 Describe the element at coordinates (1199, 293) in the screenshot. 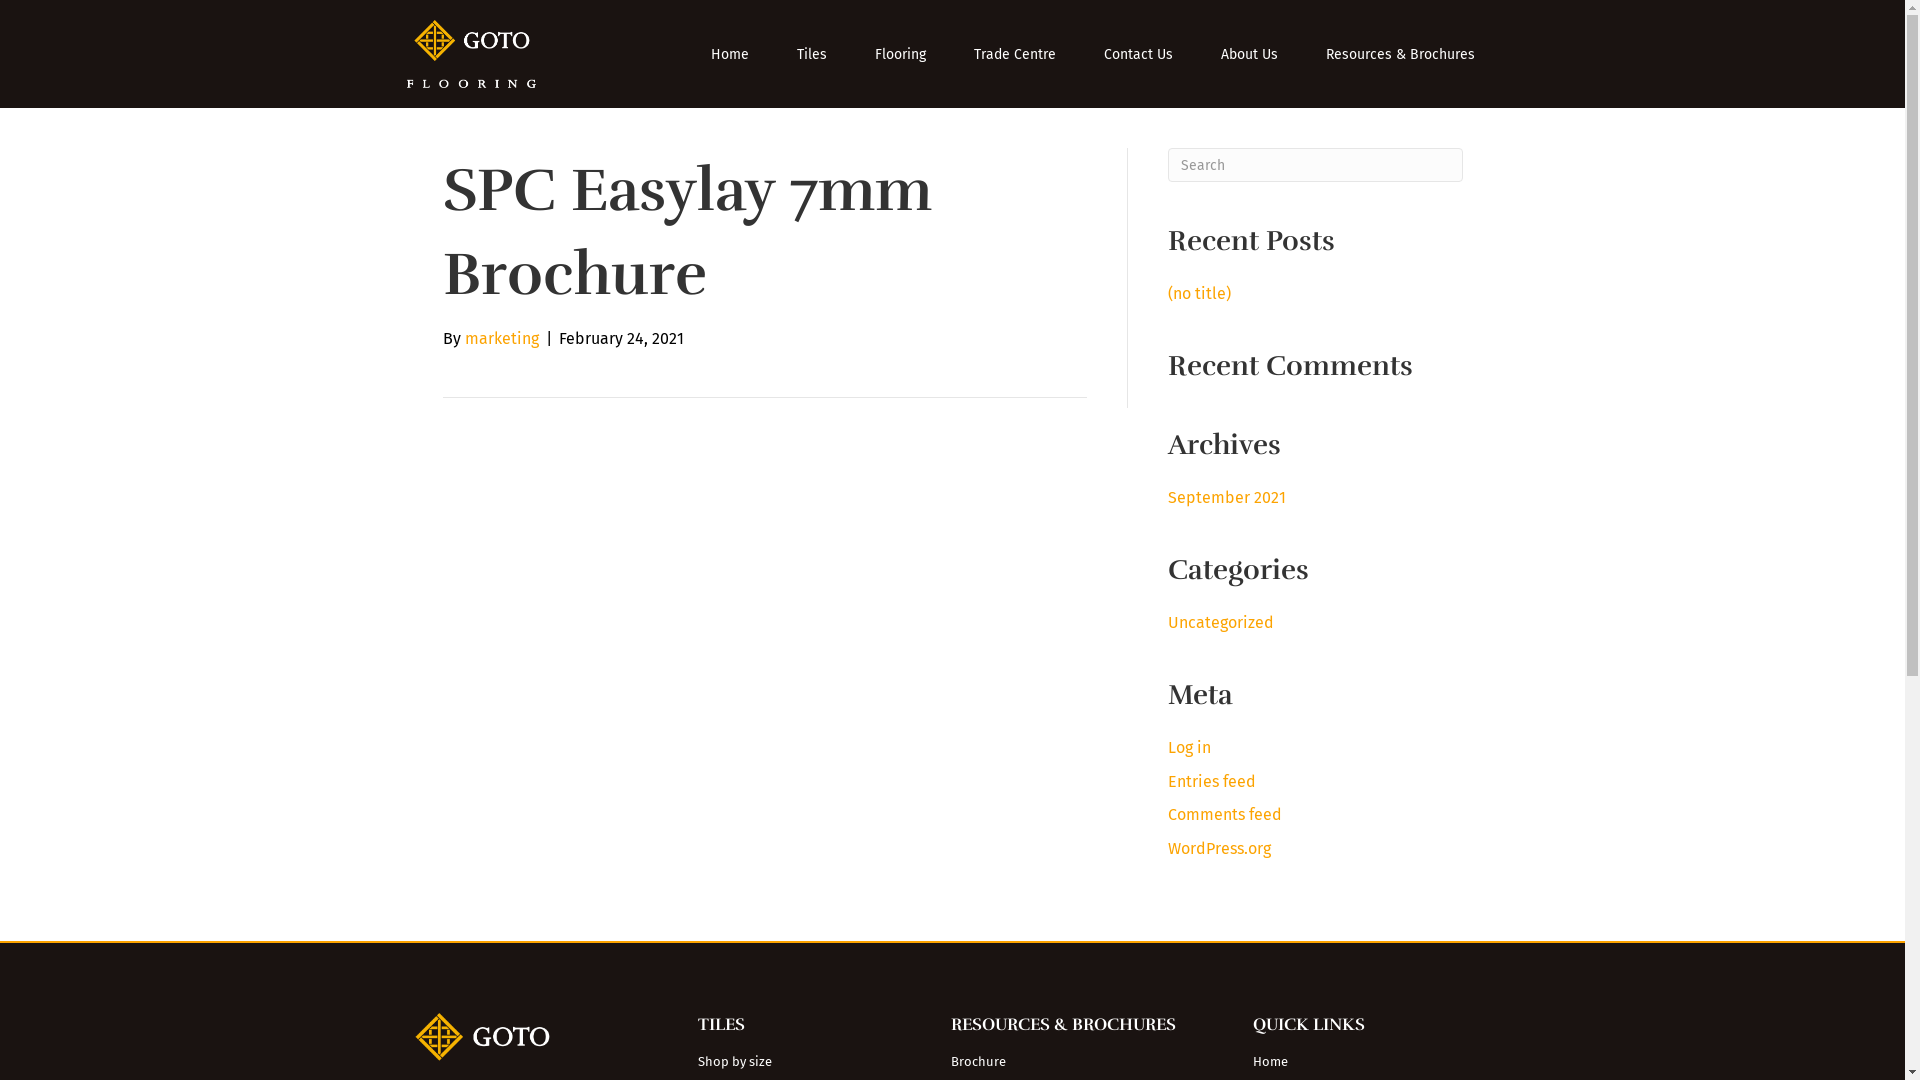

I see `'(no title)'` at that location.